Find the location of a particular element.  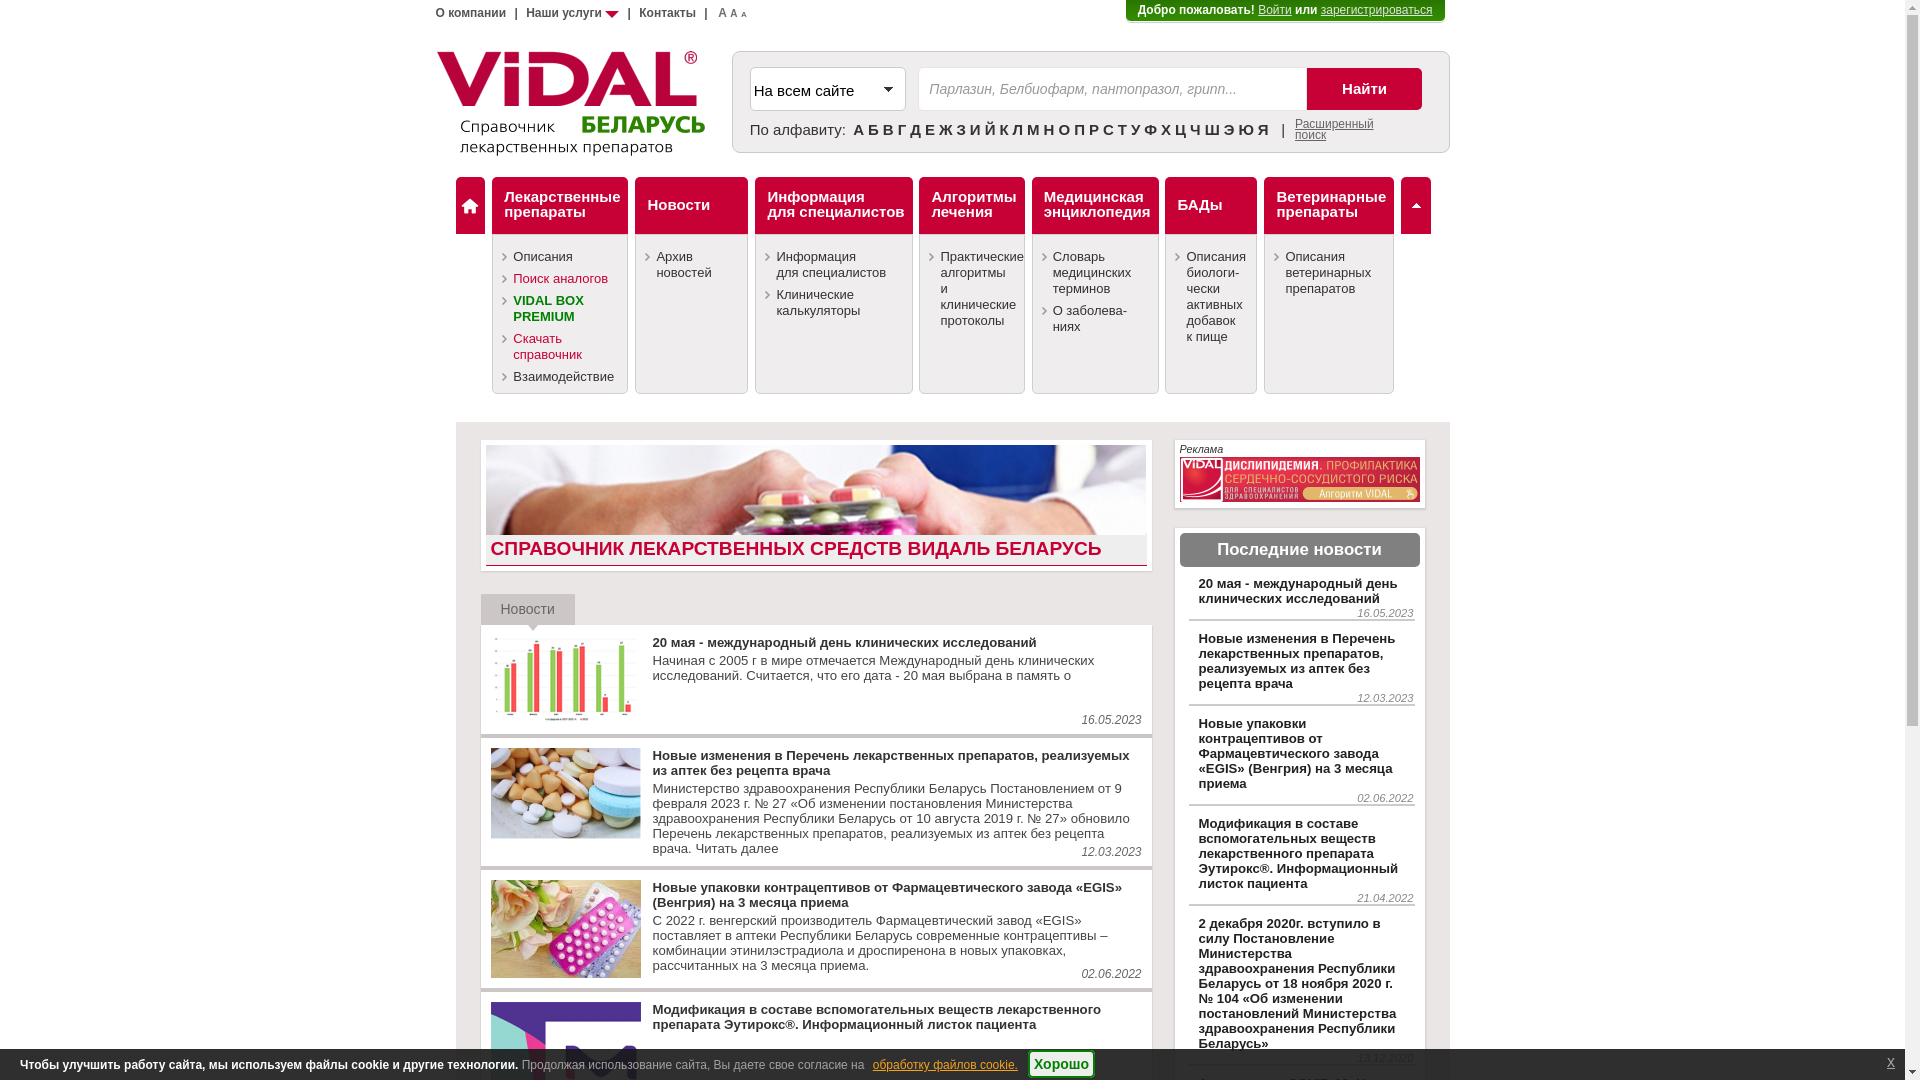

'x' is located at coordinates (1890, 1060).